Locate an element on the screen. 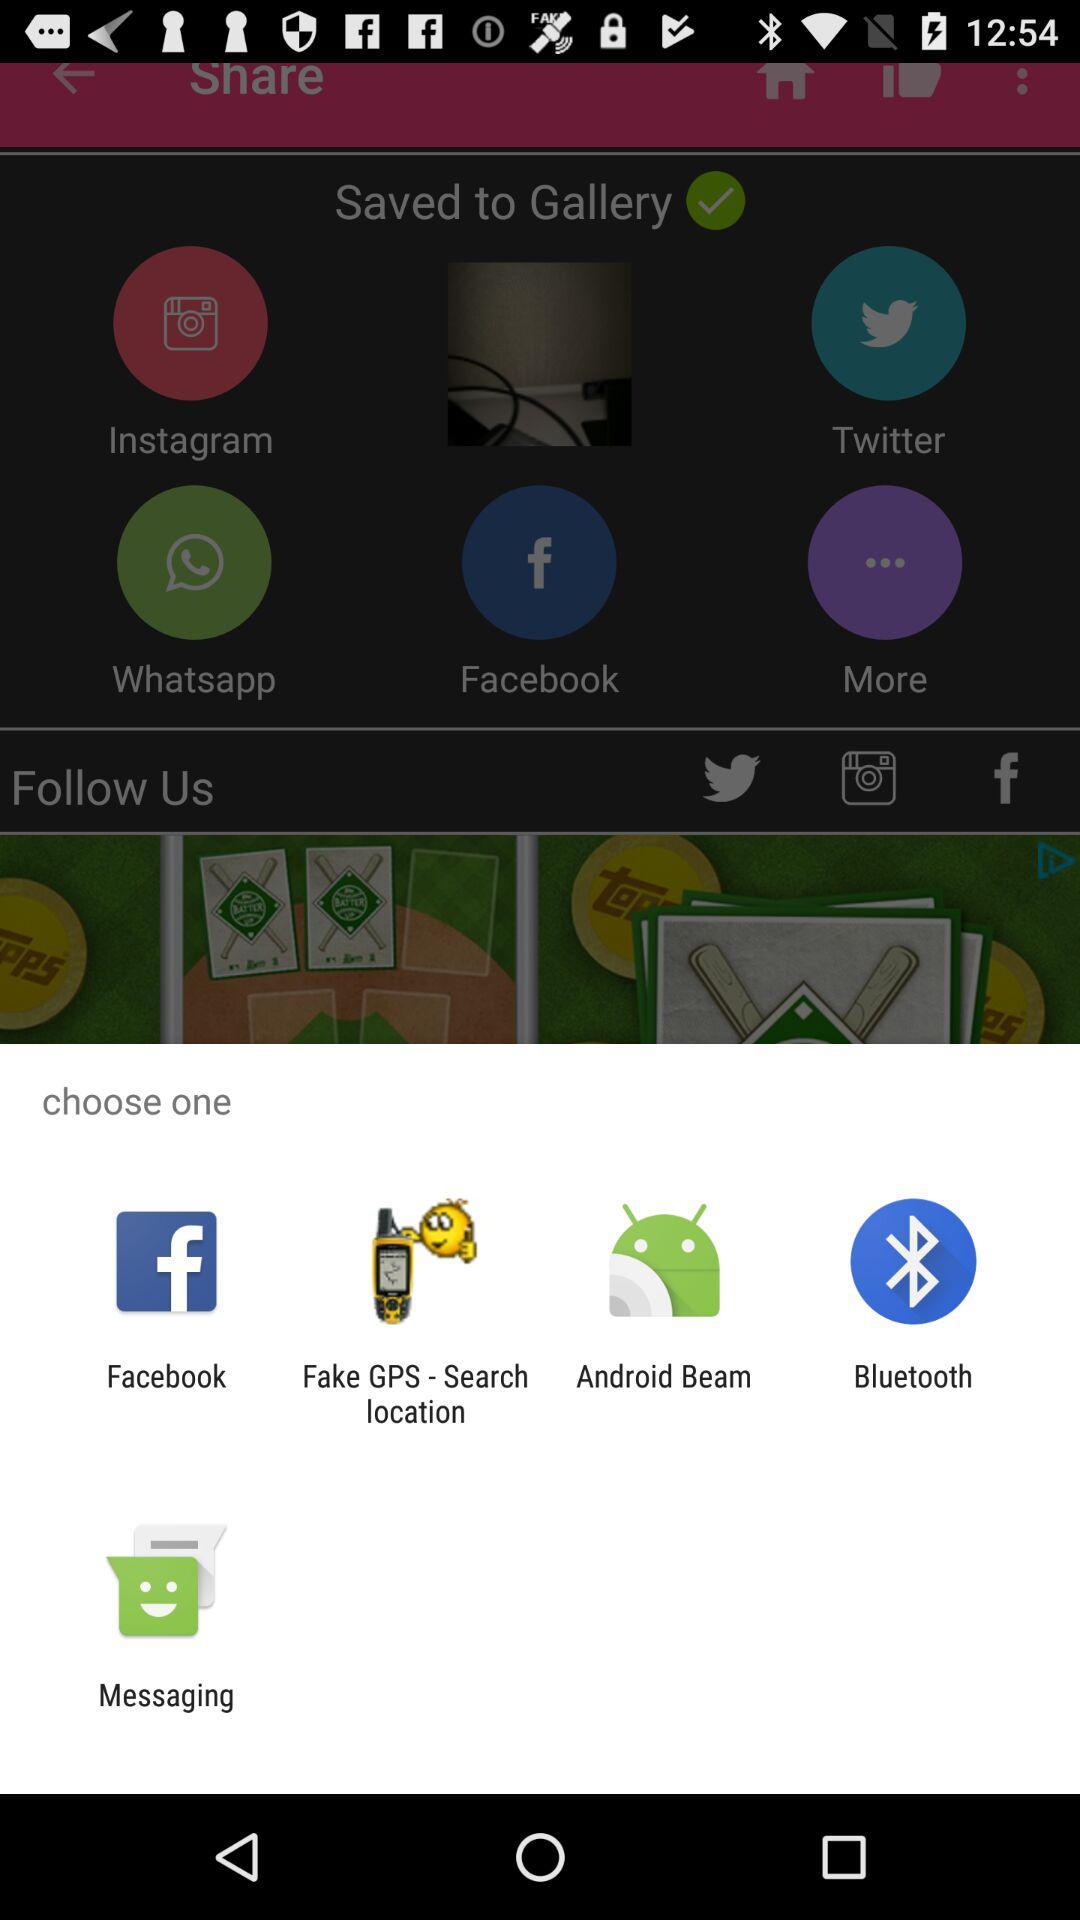 The width and height of the screenshot is (1080, 1920). the item to the left of the android beam is located at coordinates (414, 1392).